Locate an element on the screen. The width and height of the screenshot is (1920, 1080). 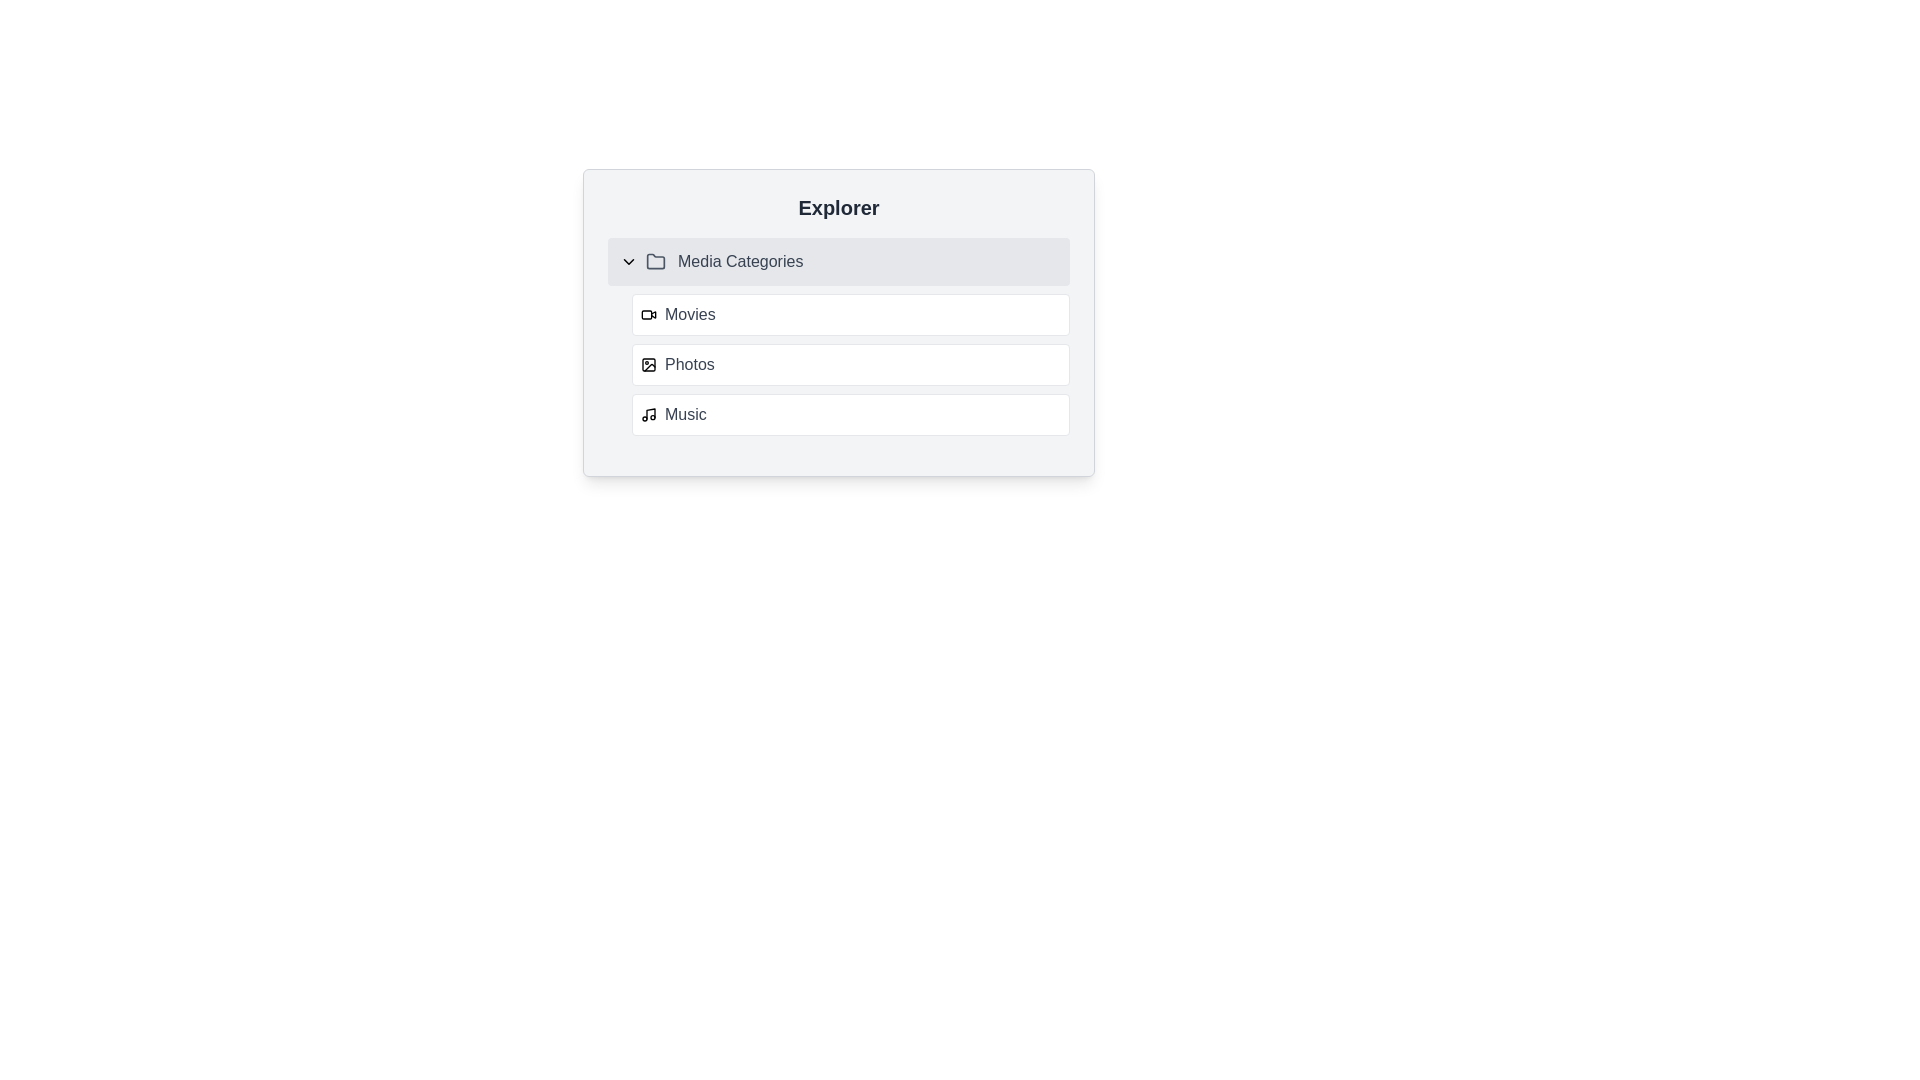
the 'Movies' text label in the media categories section of the navigation menu, positioned to the right of the video icon is located at coordinates (690, 315).